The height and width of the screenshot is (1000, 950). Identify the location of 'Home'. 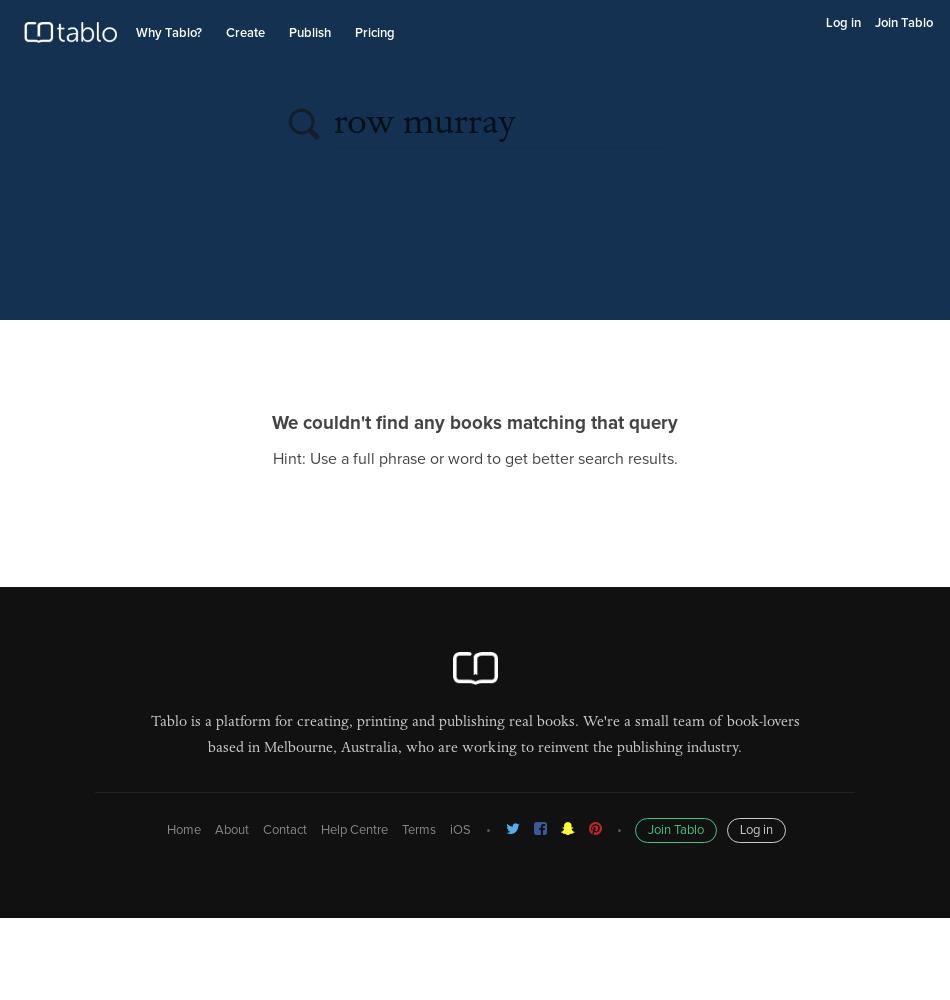
(182, 829).